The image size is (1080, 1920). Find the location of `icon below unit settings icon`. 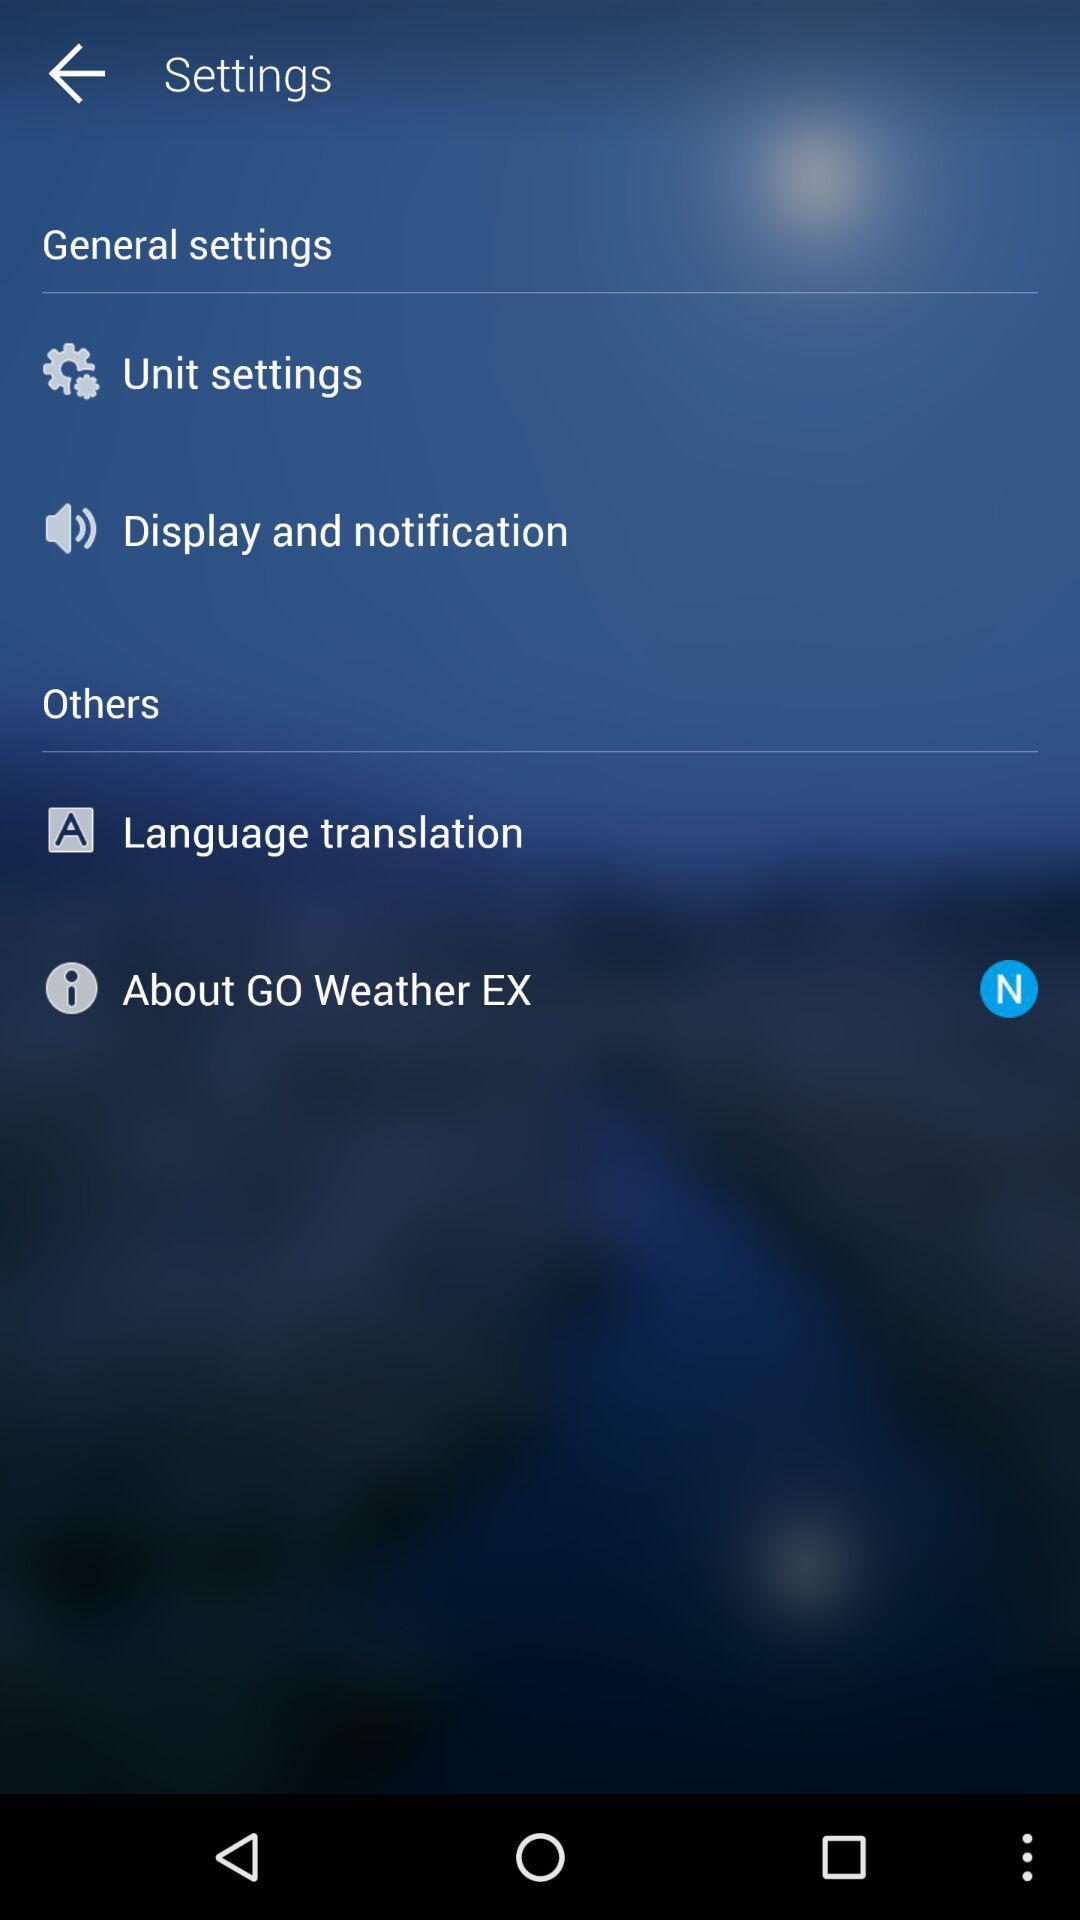

icon below unit settings icon is located at coordinates (540, 529).